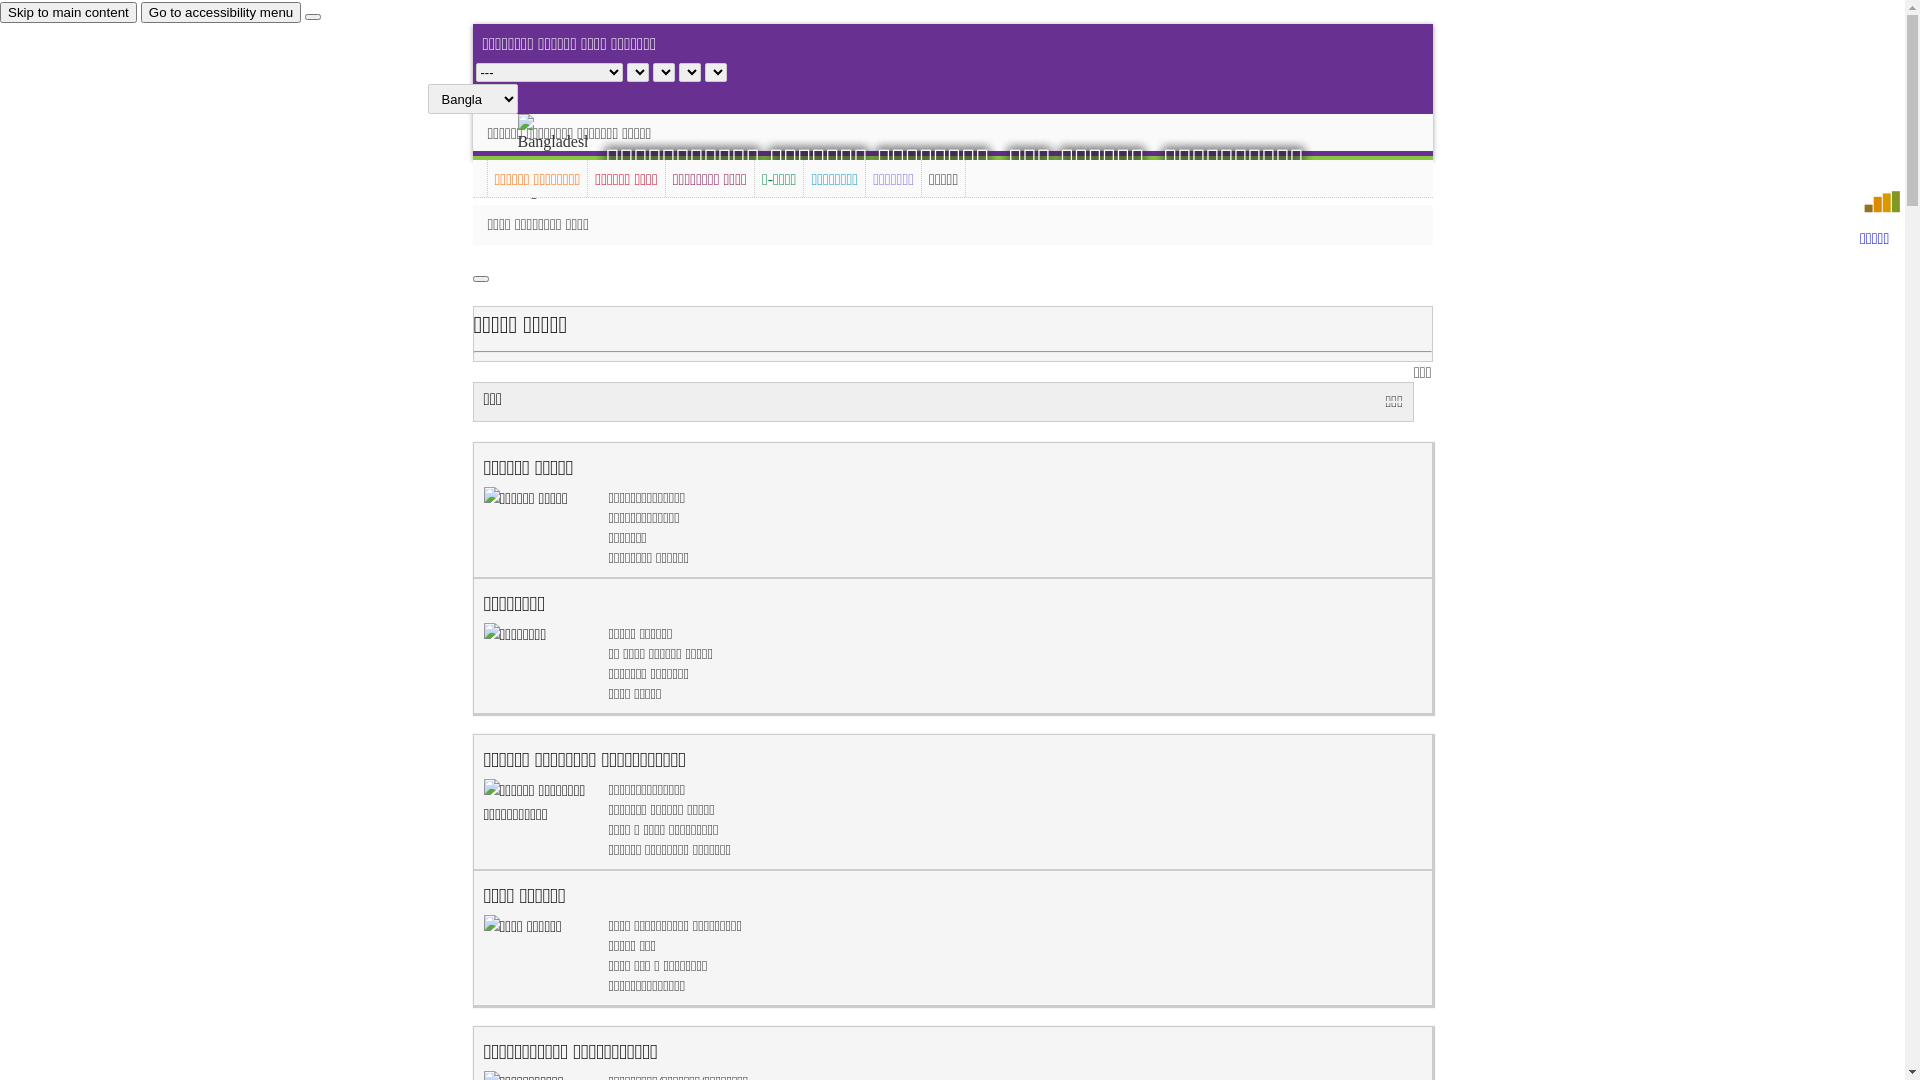 The height and width of the screenshot is (1080, 1920). I want to click on ', so click(569, 157).